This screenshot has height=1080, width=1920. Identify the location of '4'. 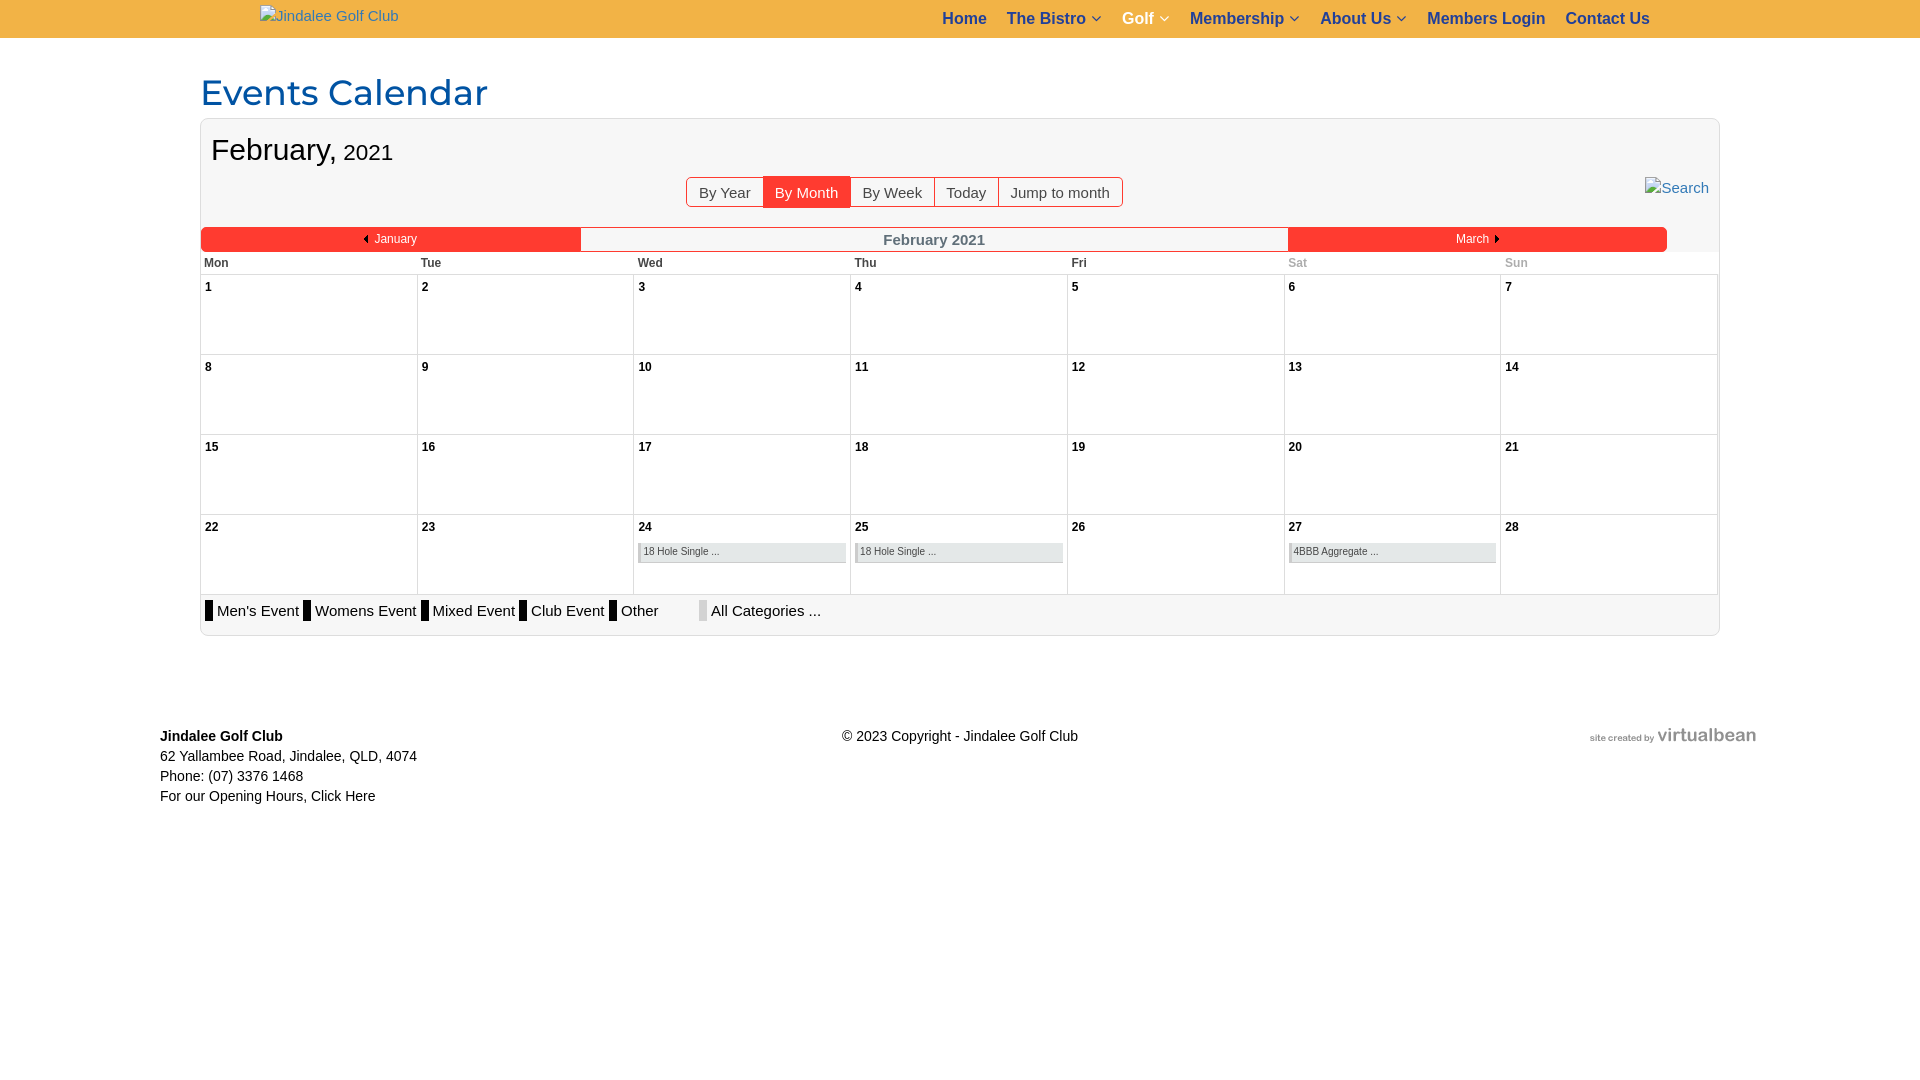
(858, 286).